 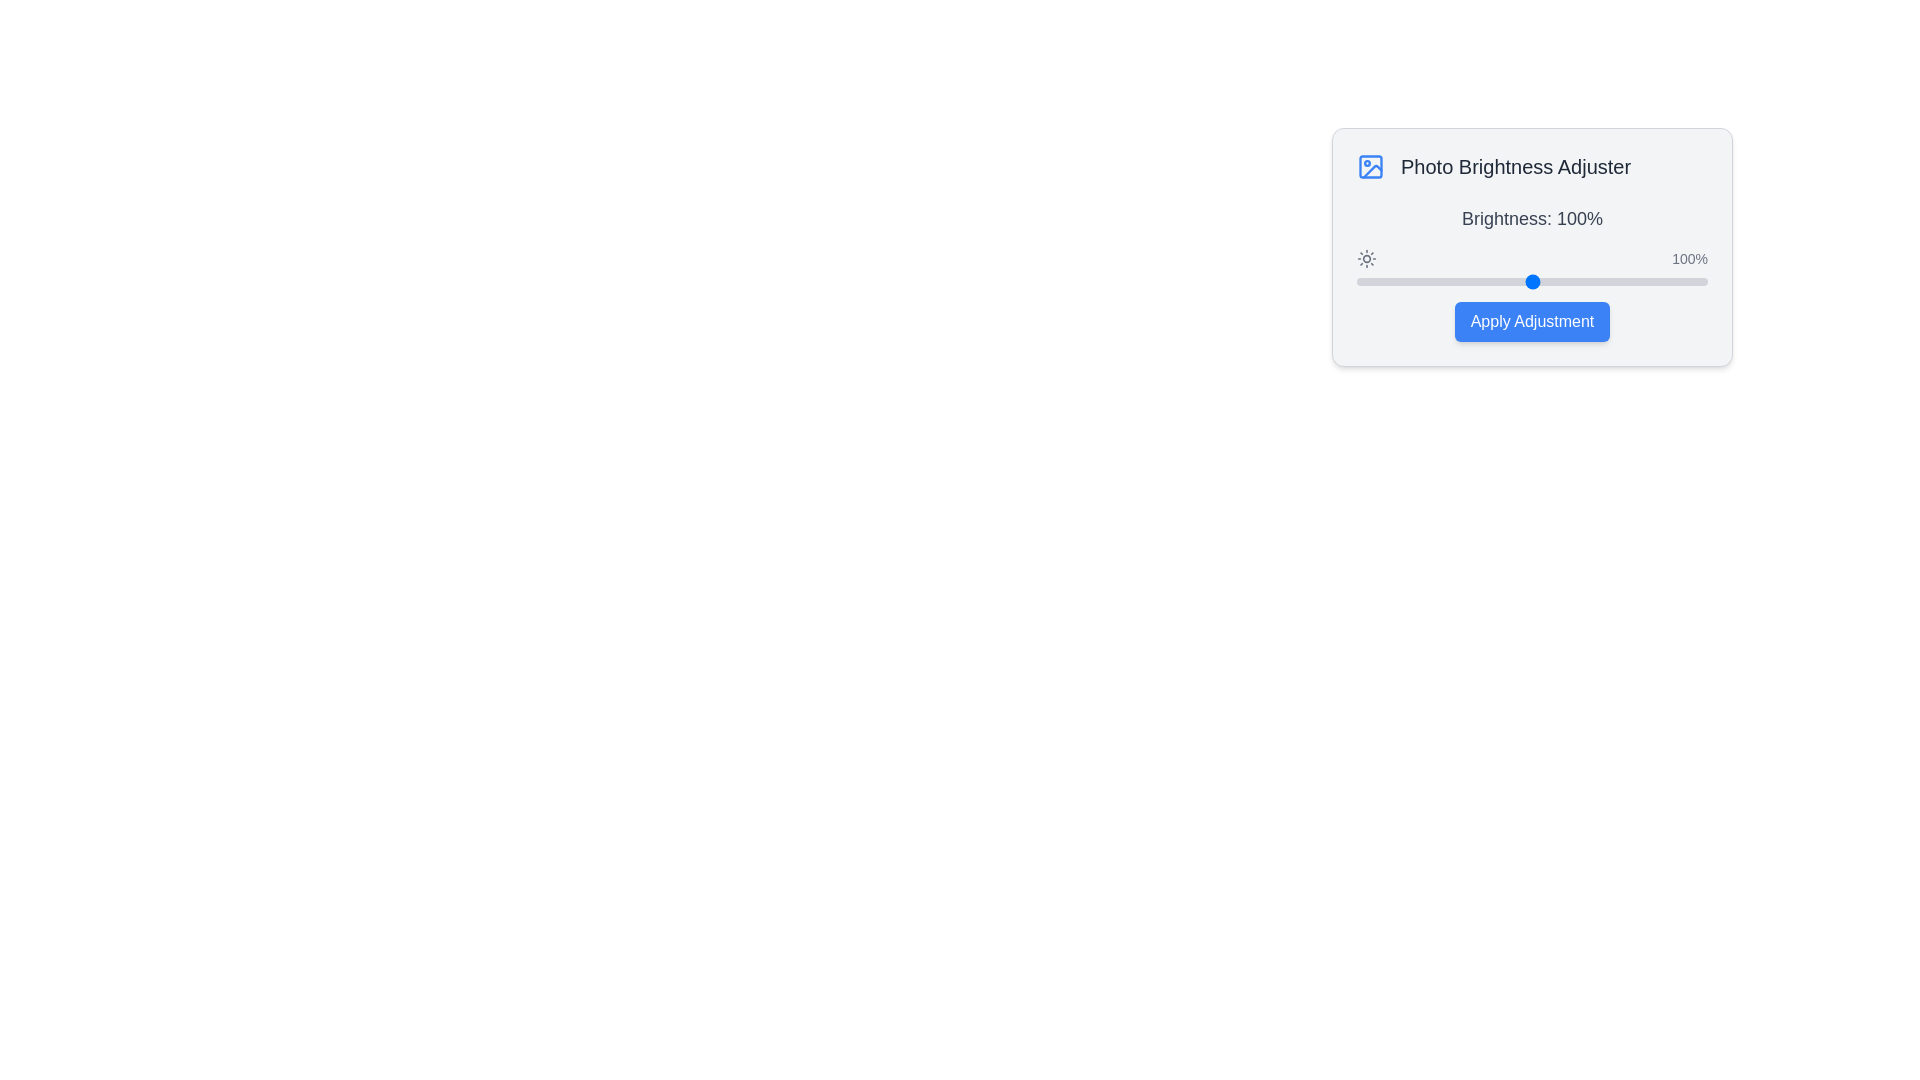 What do you see at coordinates (1547, 281) in the screenshot?
I see `the brightness slider to 109` at bounding box center [1547, 281].